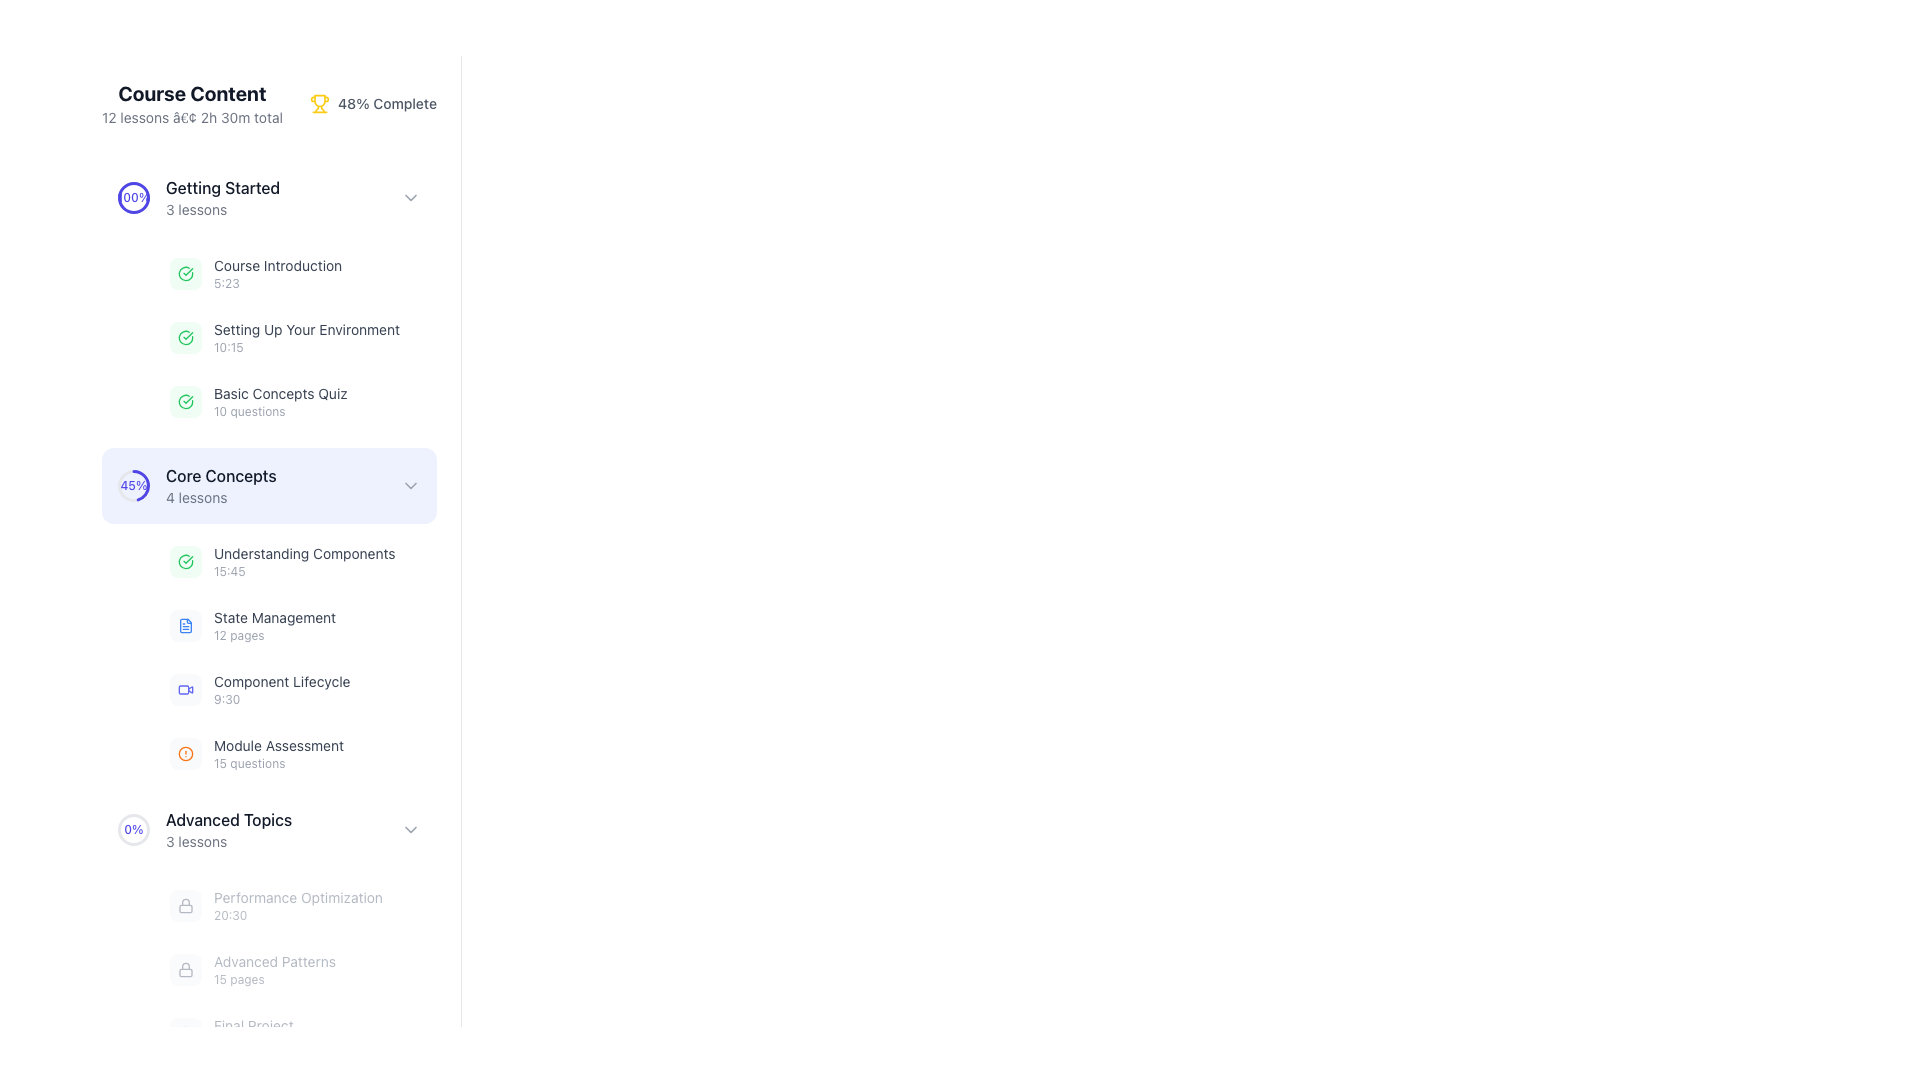  What do you see at coordinates (133, 486) in the screenshot?
I see `the Circular Visual Progress Ring Indicator located in the 'Core Concepts' section, which visually represents the completion percentage of 45%` at bounding box center [133, 486].